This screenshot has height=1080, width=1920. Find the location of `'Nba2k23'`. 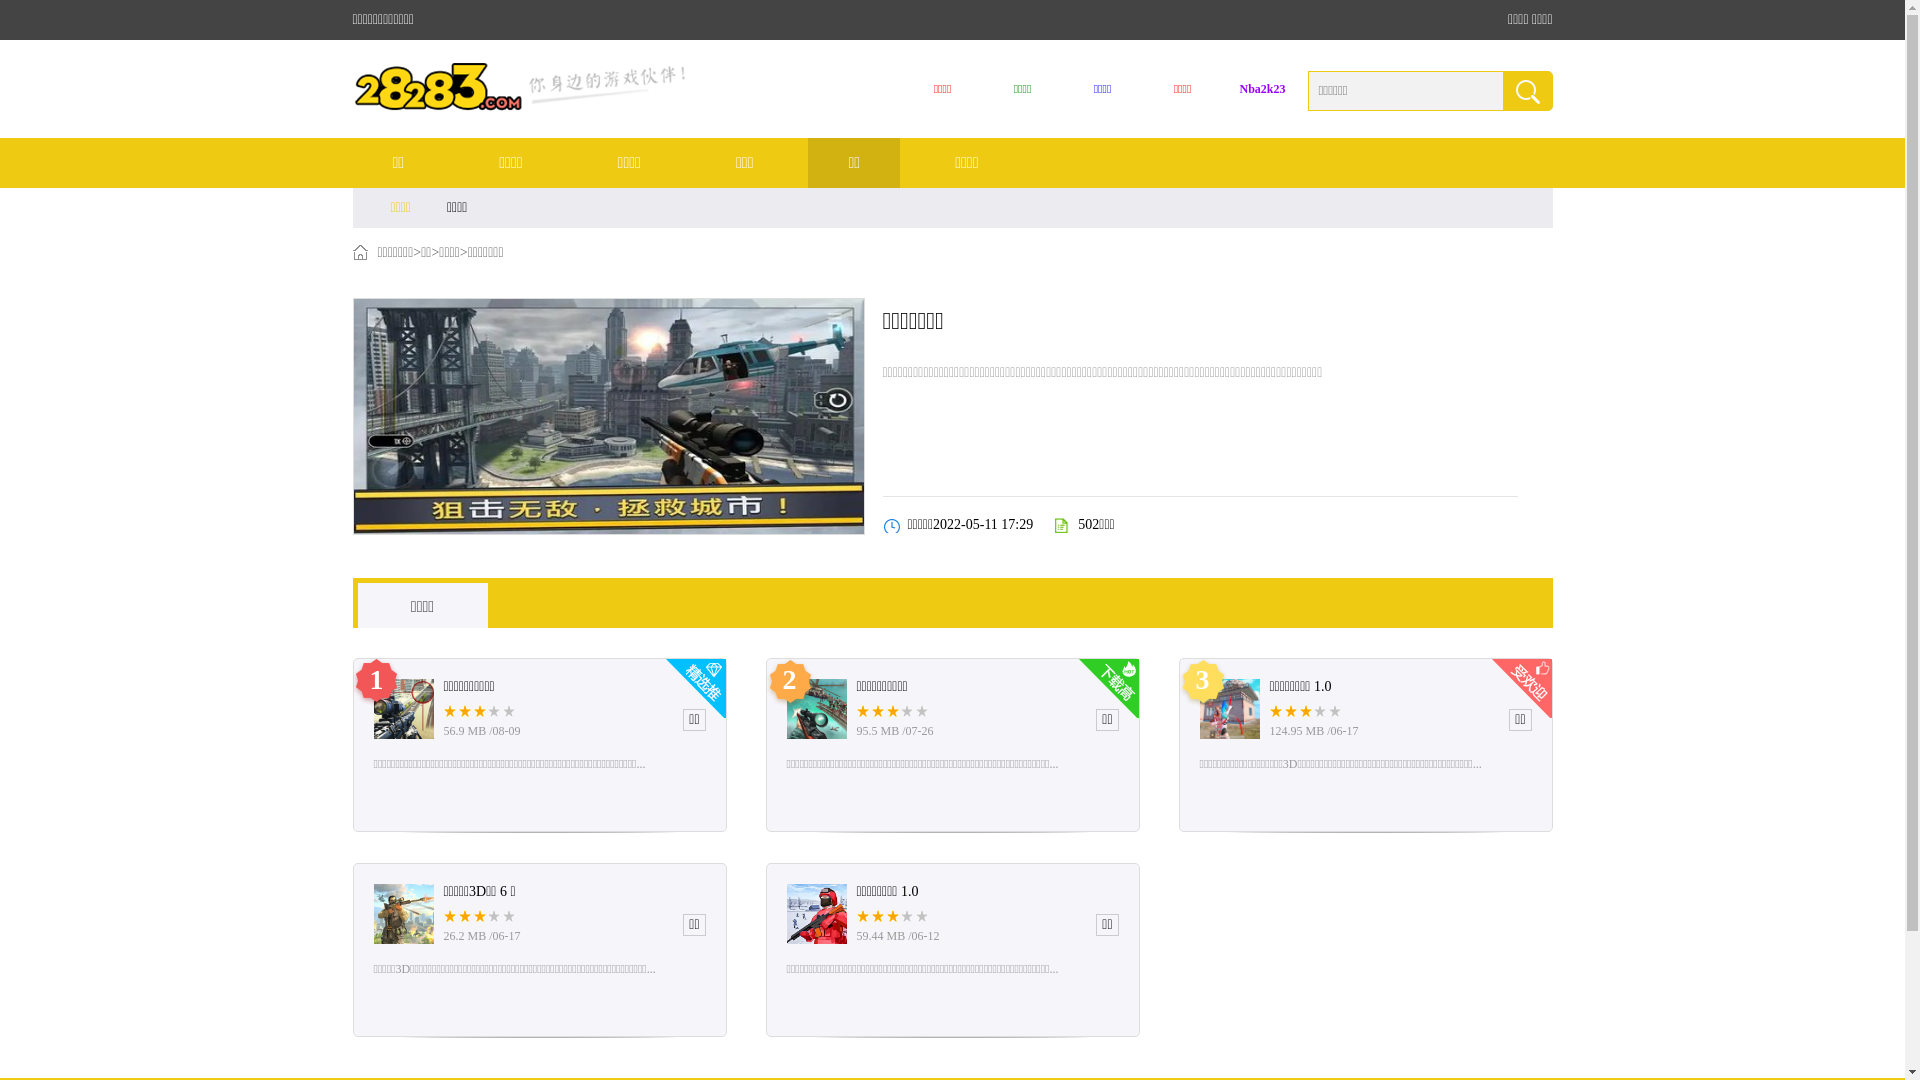

'Nba2k23' is located at coordinates (1261, 88).